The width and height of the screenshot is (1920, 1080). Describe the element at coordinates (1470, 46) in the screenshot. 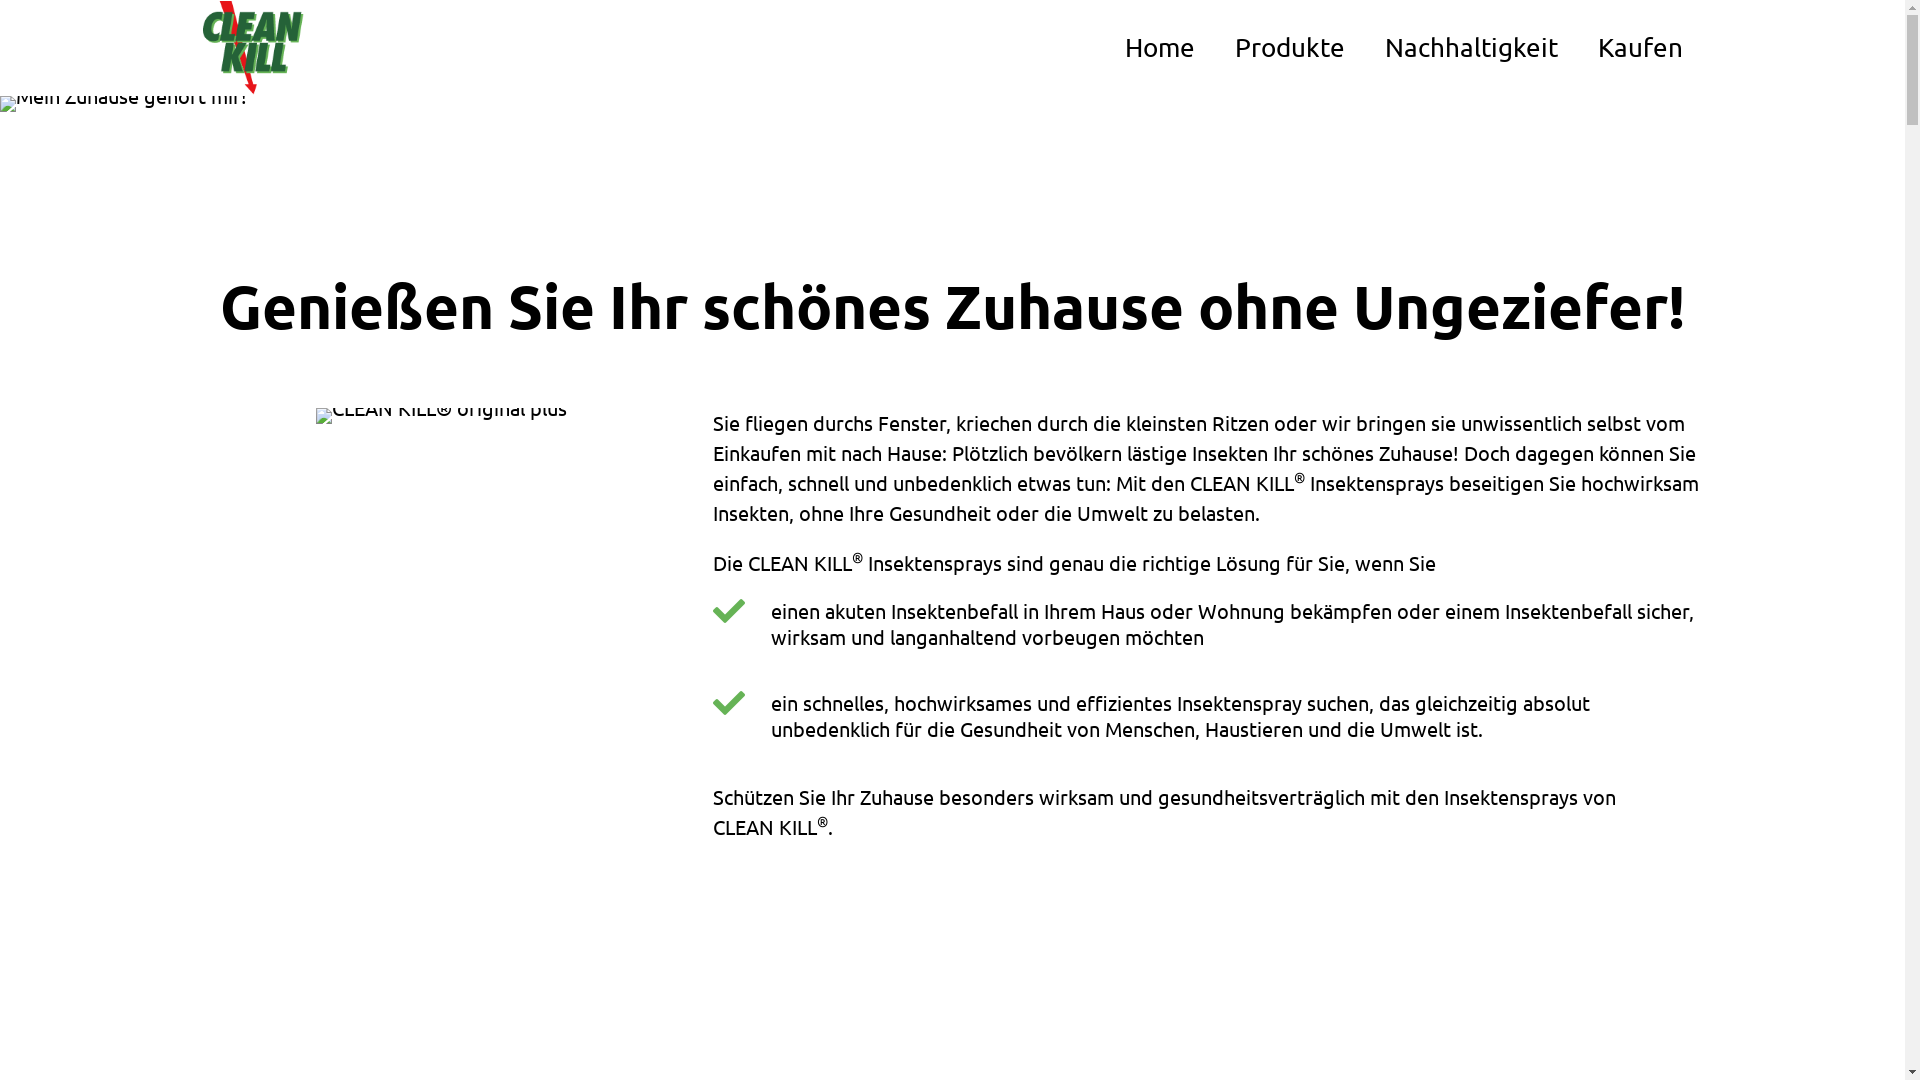

I see `'Nachhaltigkeit'` at that location.